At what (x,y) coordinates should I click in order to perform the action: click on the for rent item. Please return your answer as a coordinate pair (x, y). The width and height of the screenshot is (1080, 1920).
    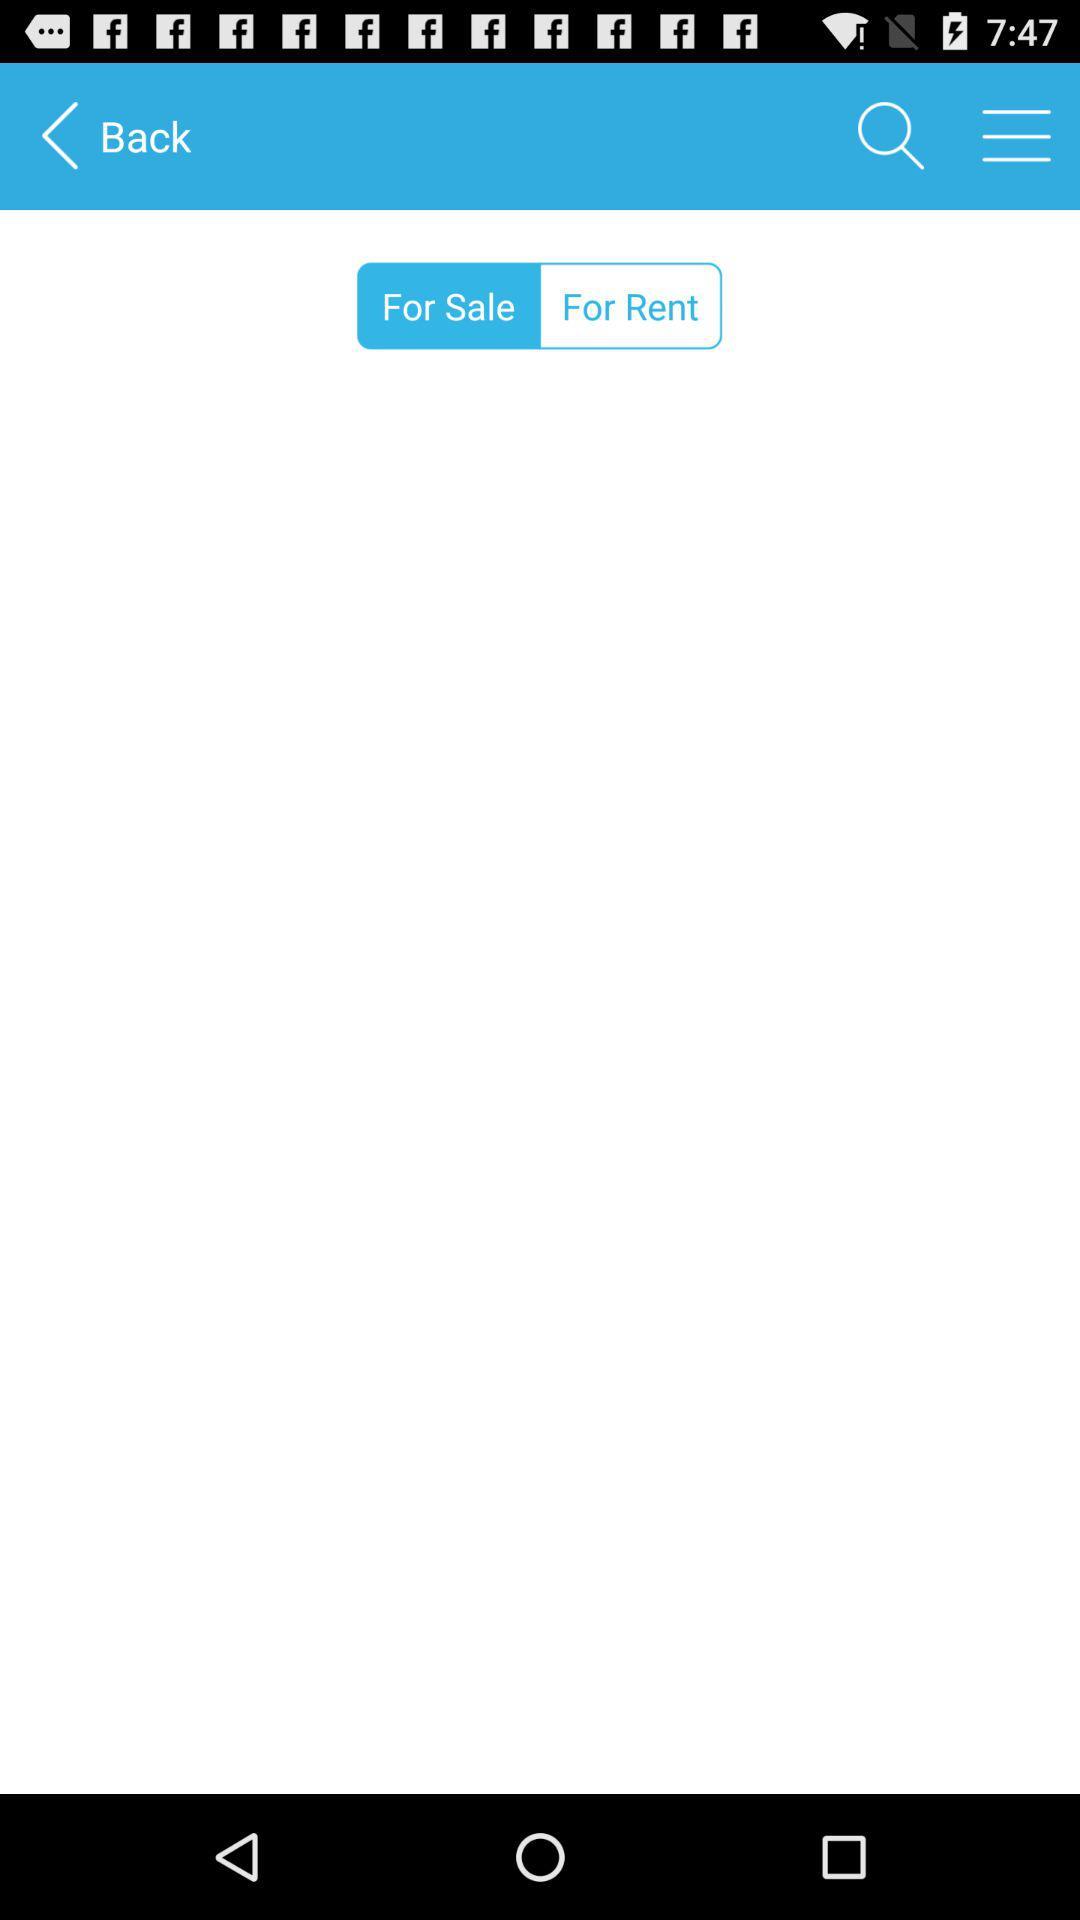
    Looking at the image, I should click on (630, 305).